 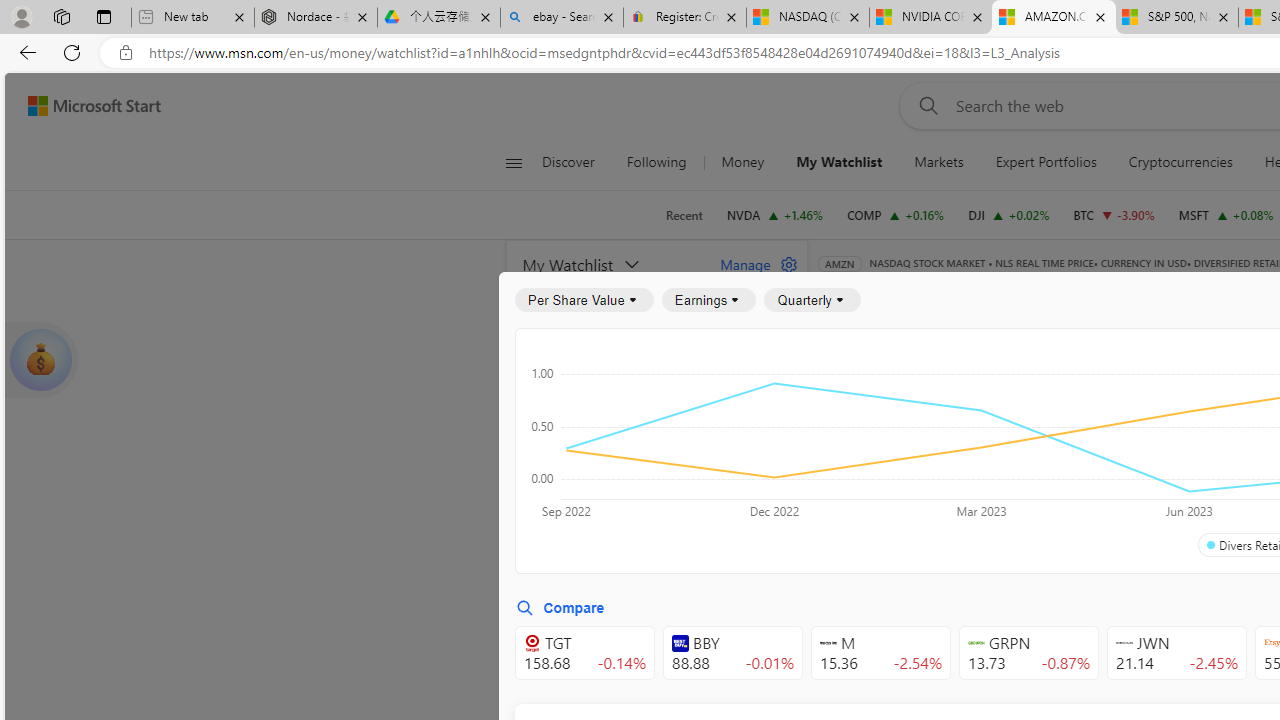 What do you see at coordinates (1009, 214) in the screenshot?
I see `'DJI DOW increase 41,250.50 +9.98 +0.02%'` at bounding box center [1009, 214].